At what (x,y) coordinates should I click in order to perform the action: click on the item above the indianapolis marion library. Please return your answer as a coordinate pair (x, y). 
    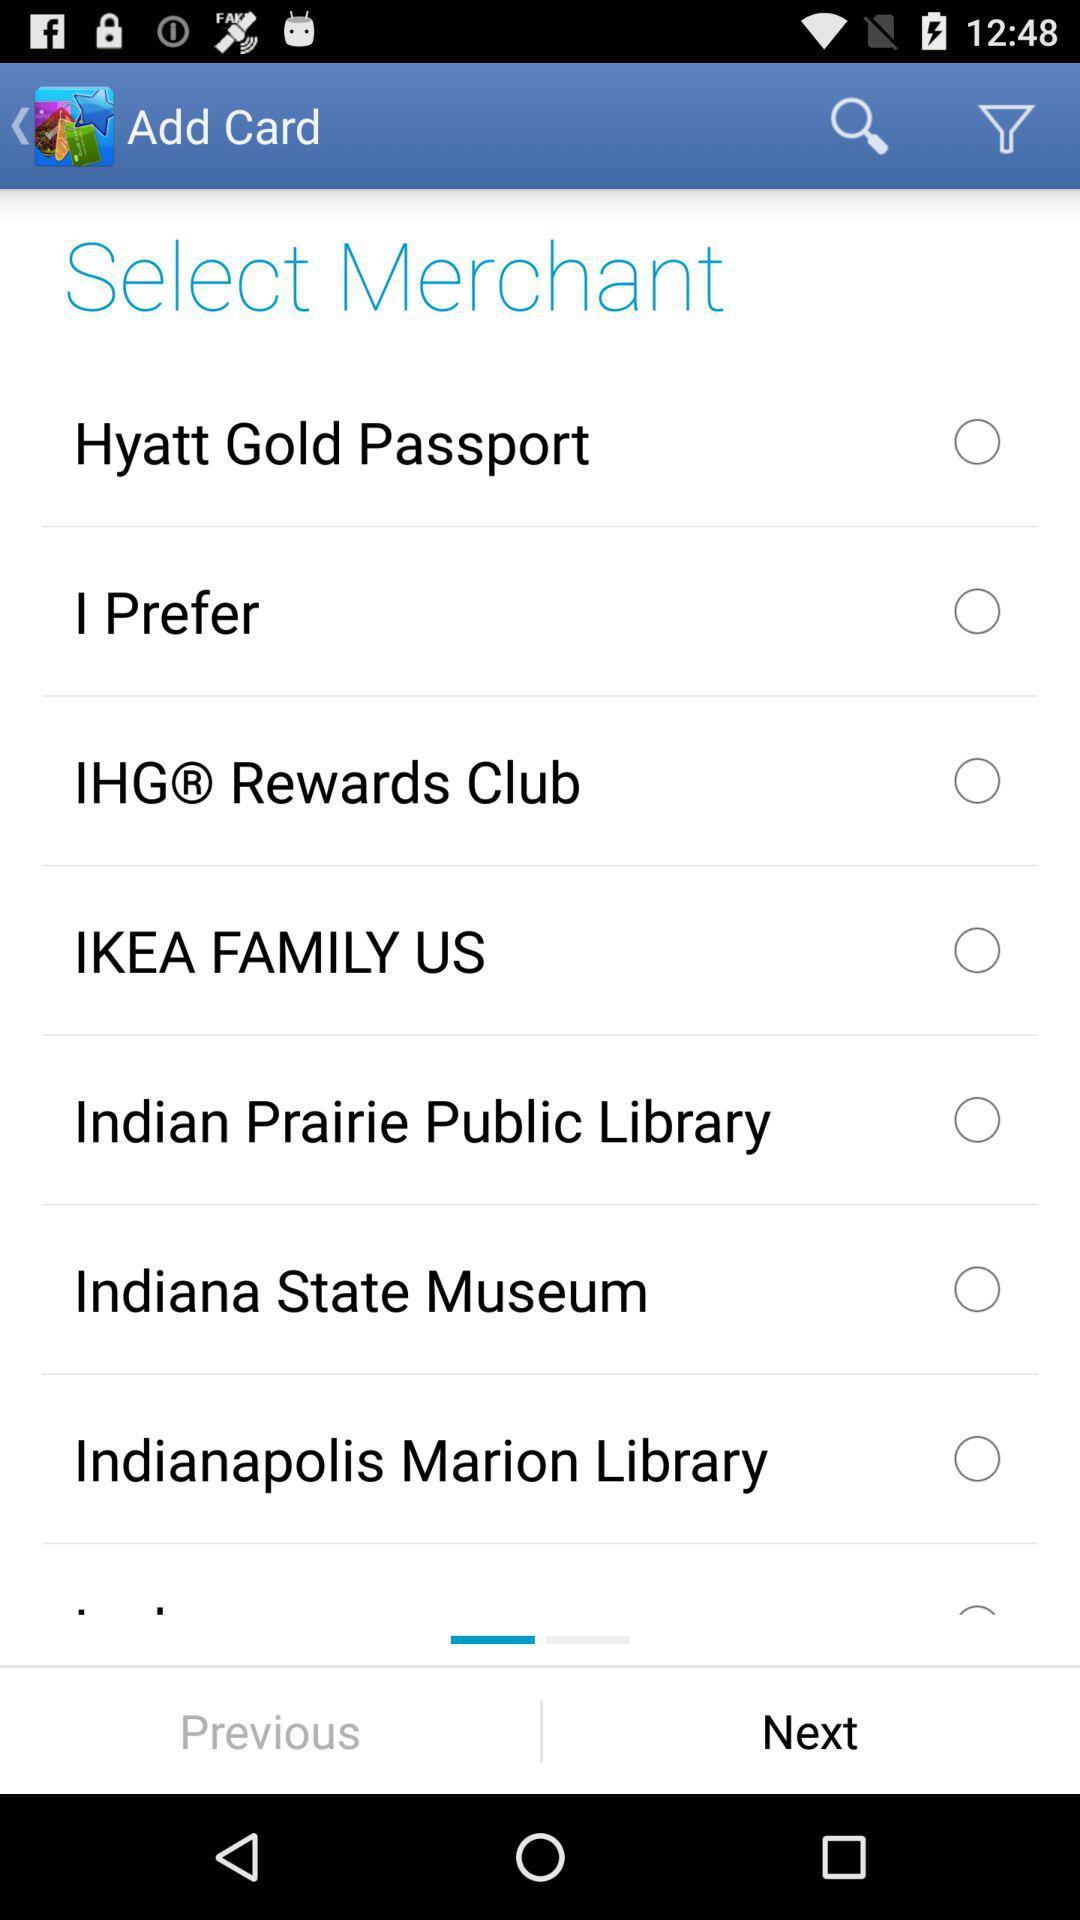
    Looking at the image, I should click on (540, 1289).